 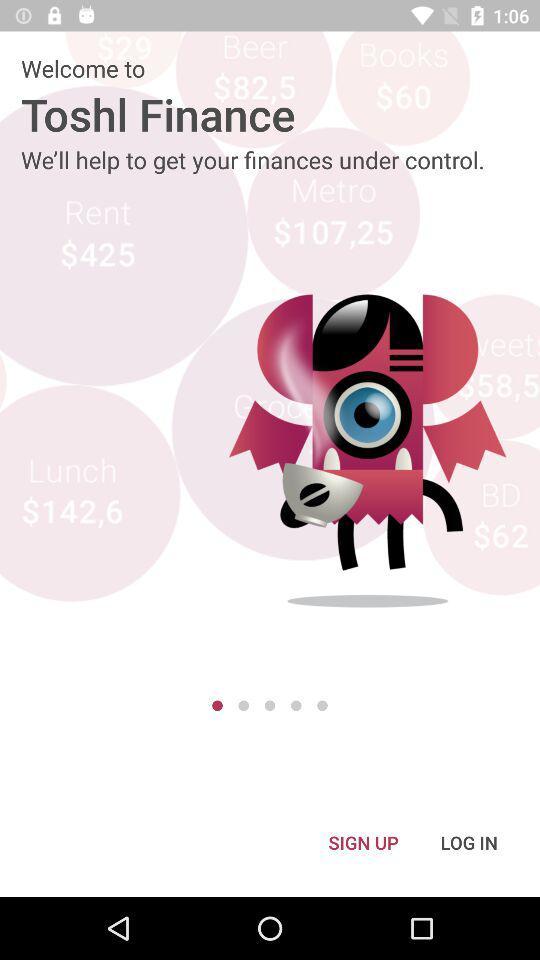 What do you see at coordinates (469, 841) in the screenshot?
I see `log in icon` at bounding box center [469, 841].